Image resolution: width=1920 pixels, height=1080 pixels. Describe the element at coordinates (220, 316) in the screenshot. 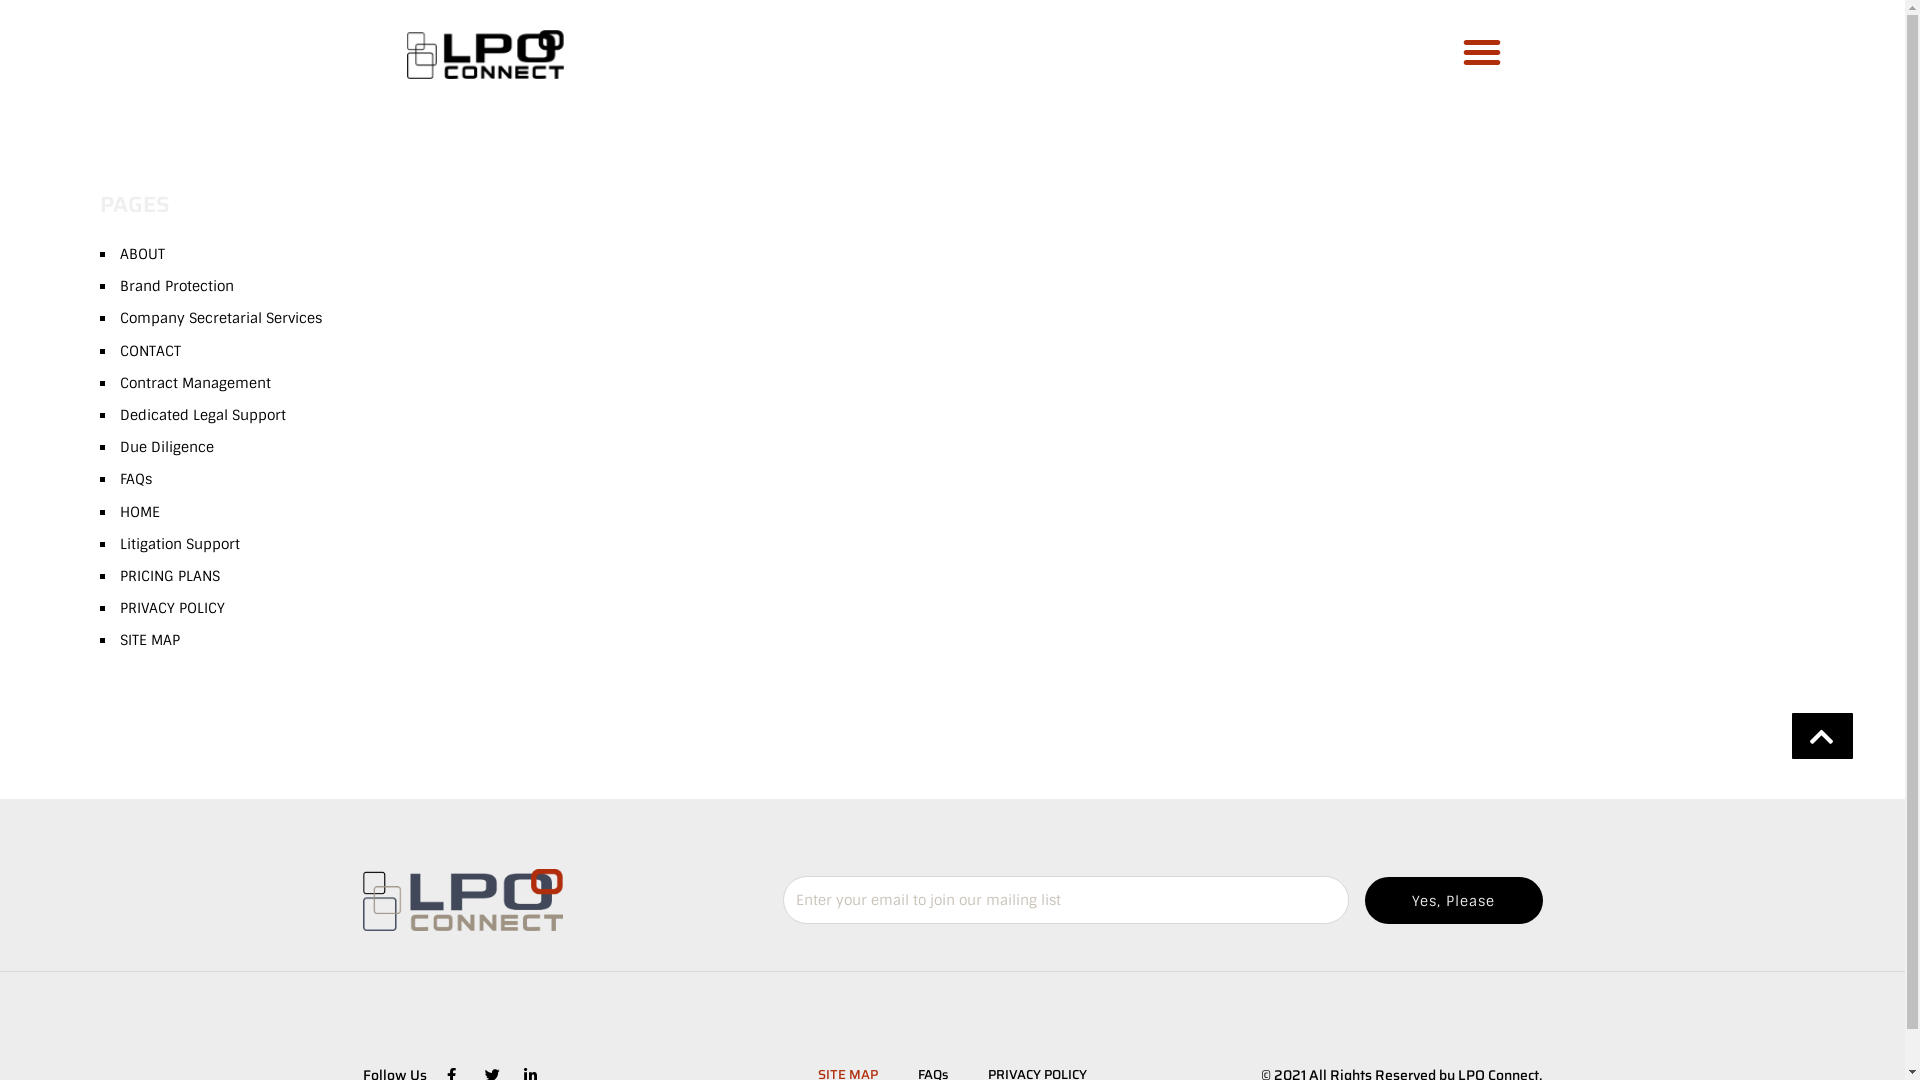

I see `'Company Secretarial Services'` at that location.